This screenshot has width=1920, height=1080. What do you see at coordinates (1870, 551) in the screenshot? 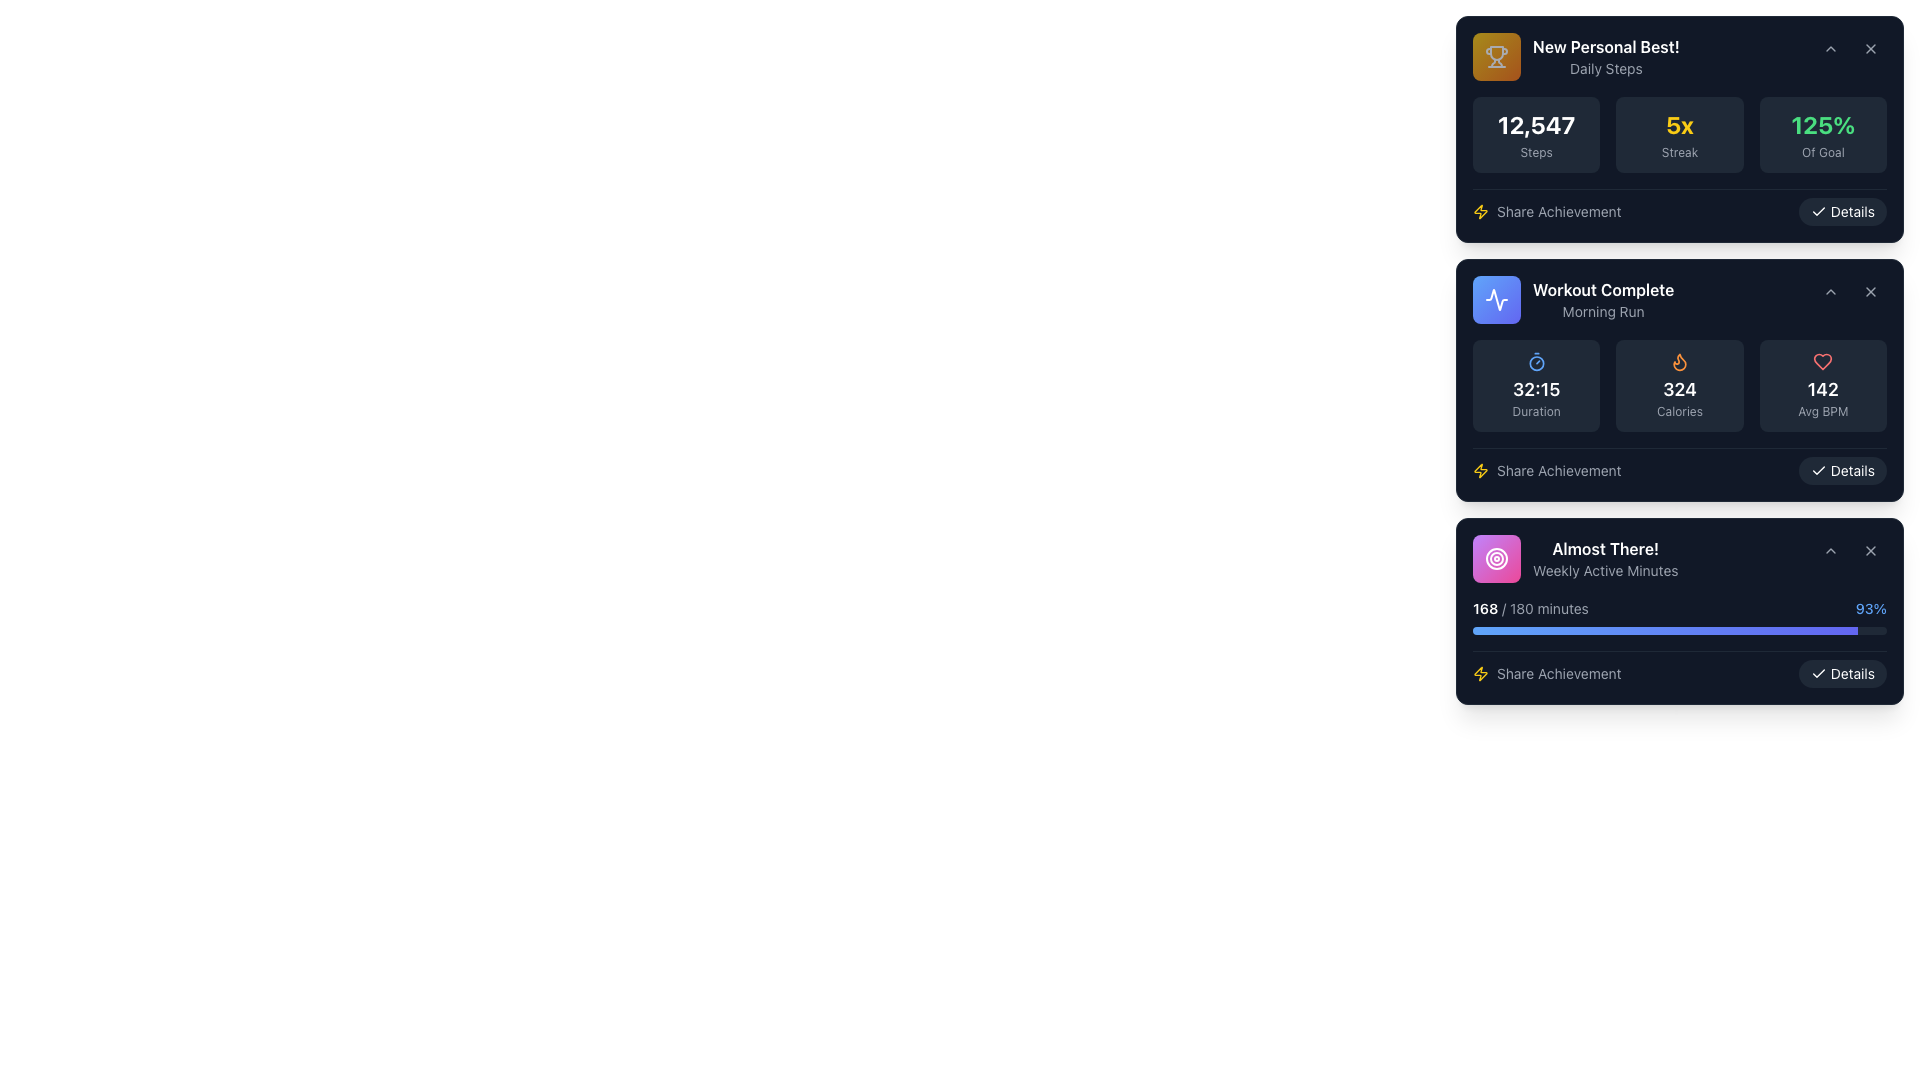
I see `the close button positioned at the top-right corner of the card titled 'Almost There!'` at bounding box center [1870, 551].